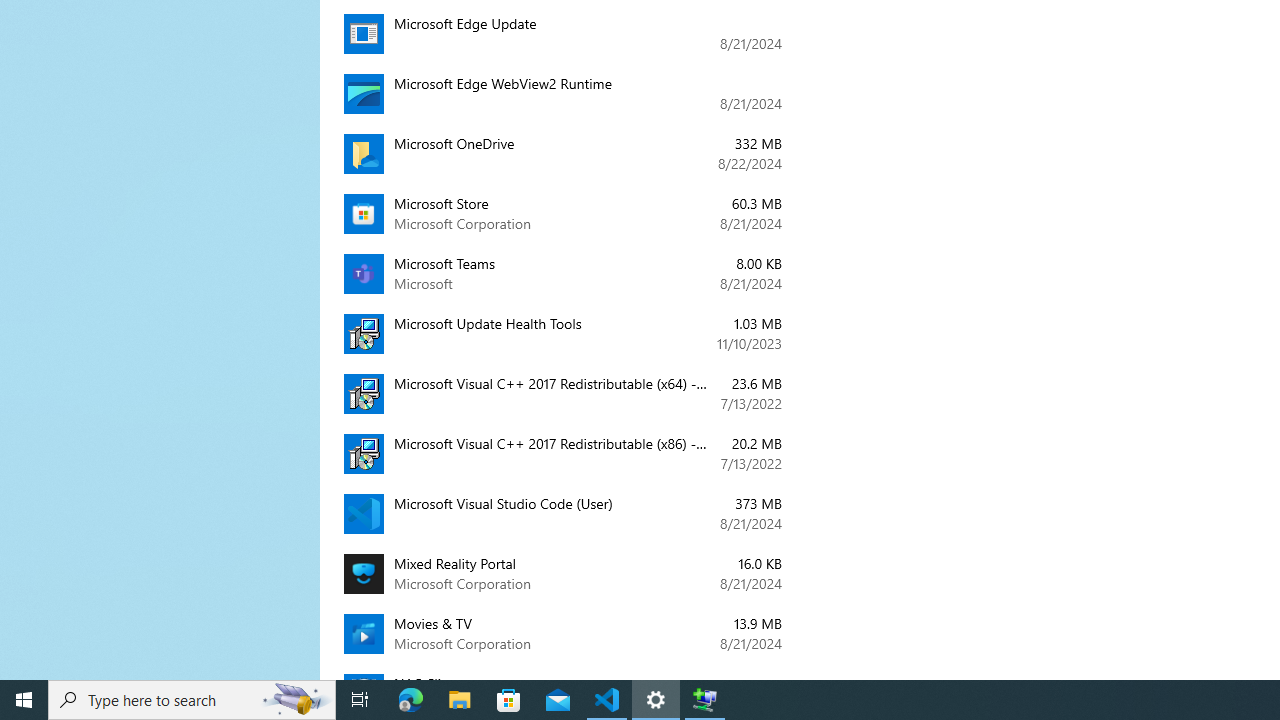  Describe the element at coordinates (705, 698) in the screenshot. I see `'Extensible Wizards Host Process - 1 running window'` at that location.